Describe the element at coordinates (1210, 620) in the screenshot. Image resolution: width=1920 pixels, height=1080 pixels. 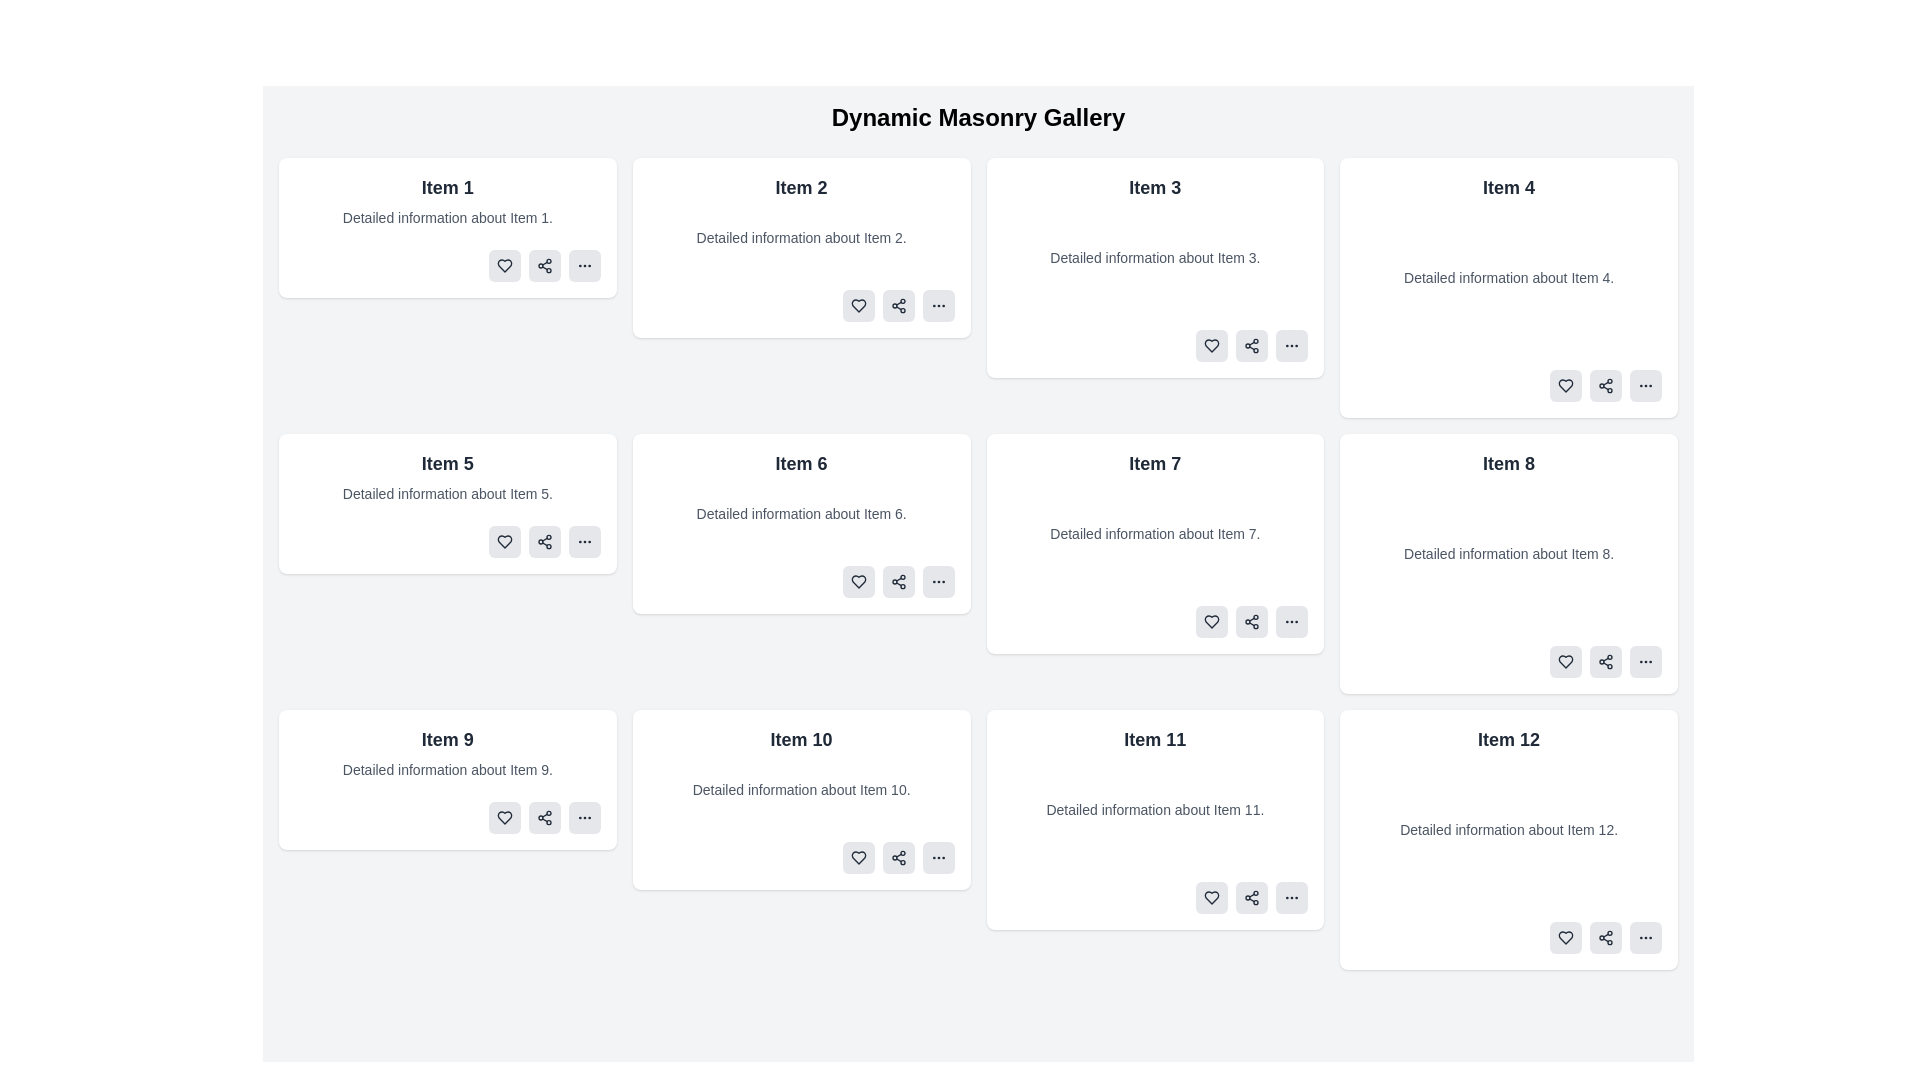
I see `the 'like' icon button located at the bottom-right corner of the card labeled 'Item 7'` at that location.